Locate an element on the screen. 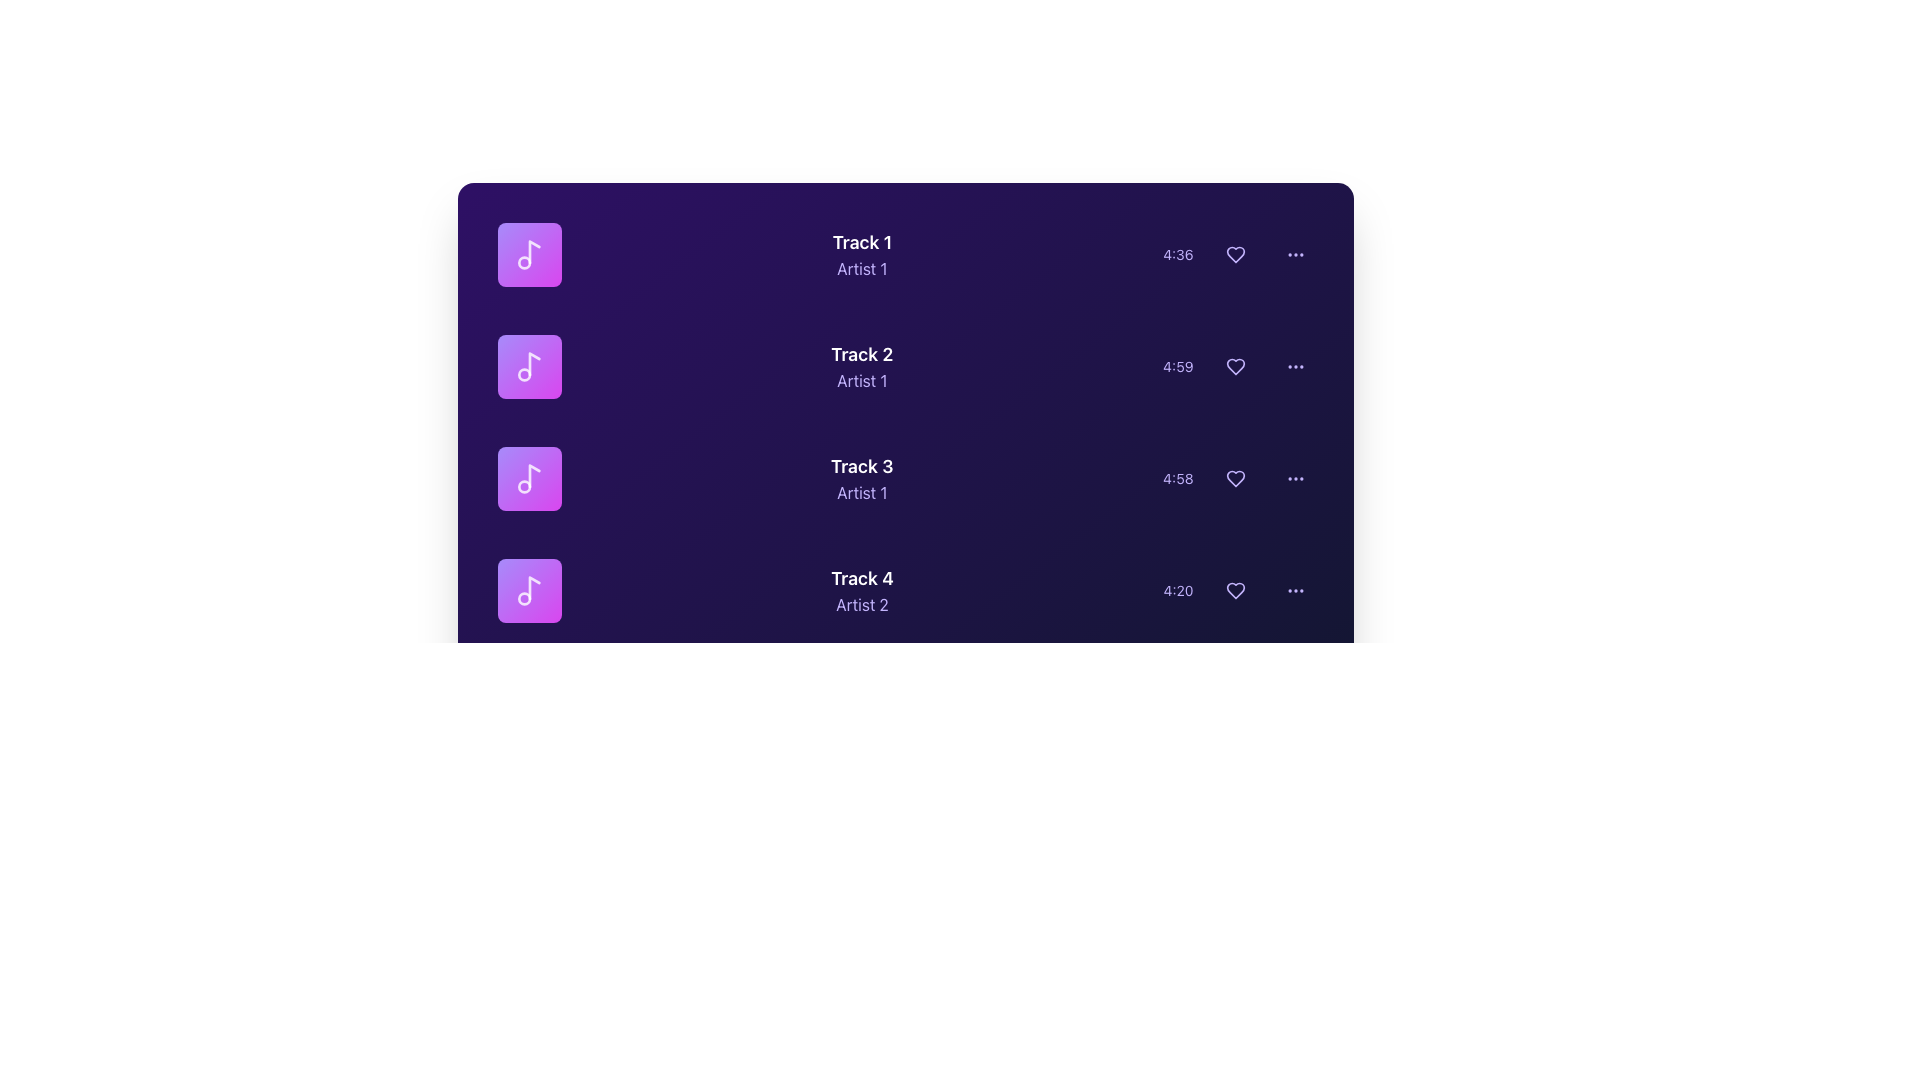 This screenshot has width=1920, height=1080. the second row in the music playlist interface, which represents 'Track 2' with its associated artist and duration is located at coordinates (904, 366).